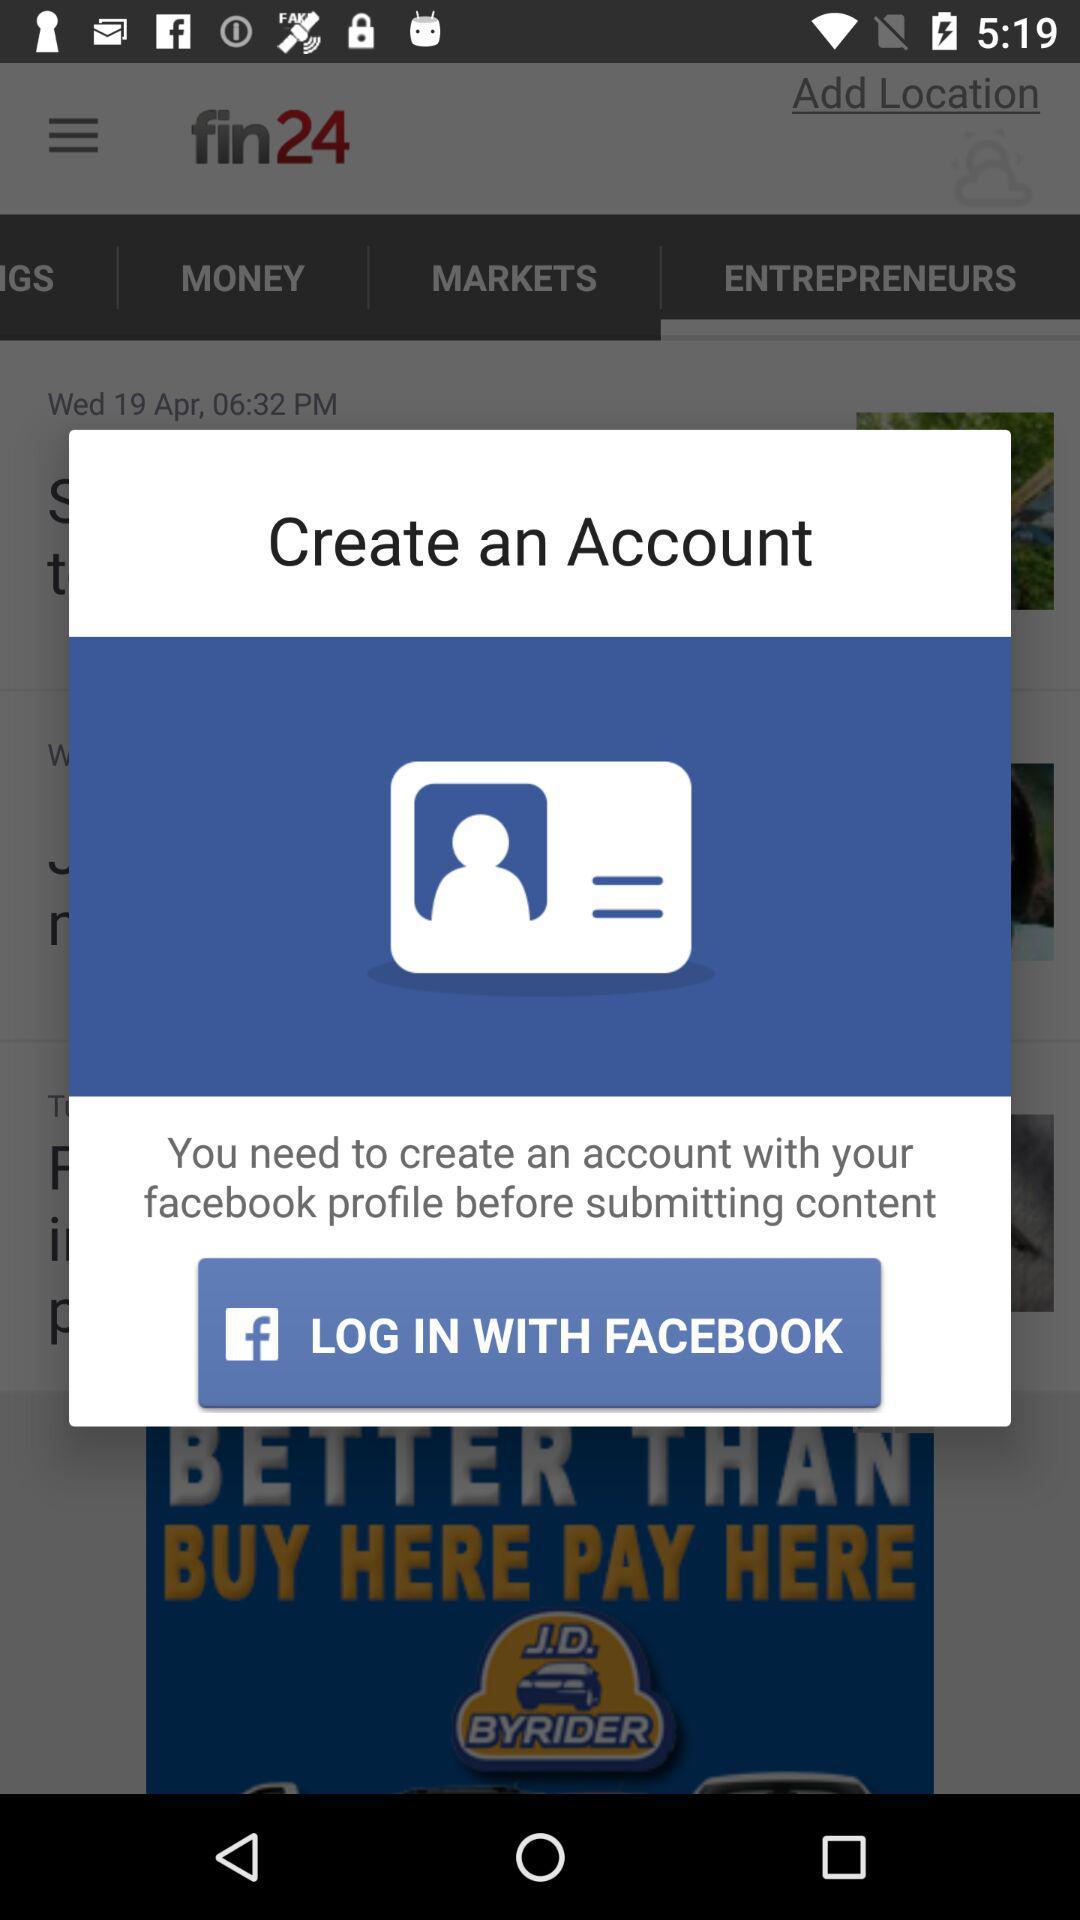 The width and height of the screenshot is (1080, 1920). I want to click on log in with icon, so click(538, 1334).